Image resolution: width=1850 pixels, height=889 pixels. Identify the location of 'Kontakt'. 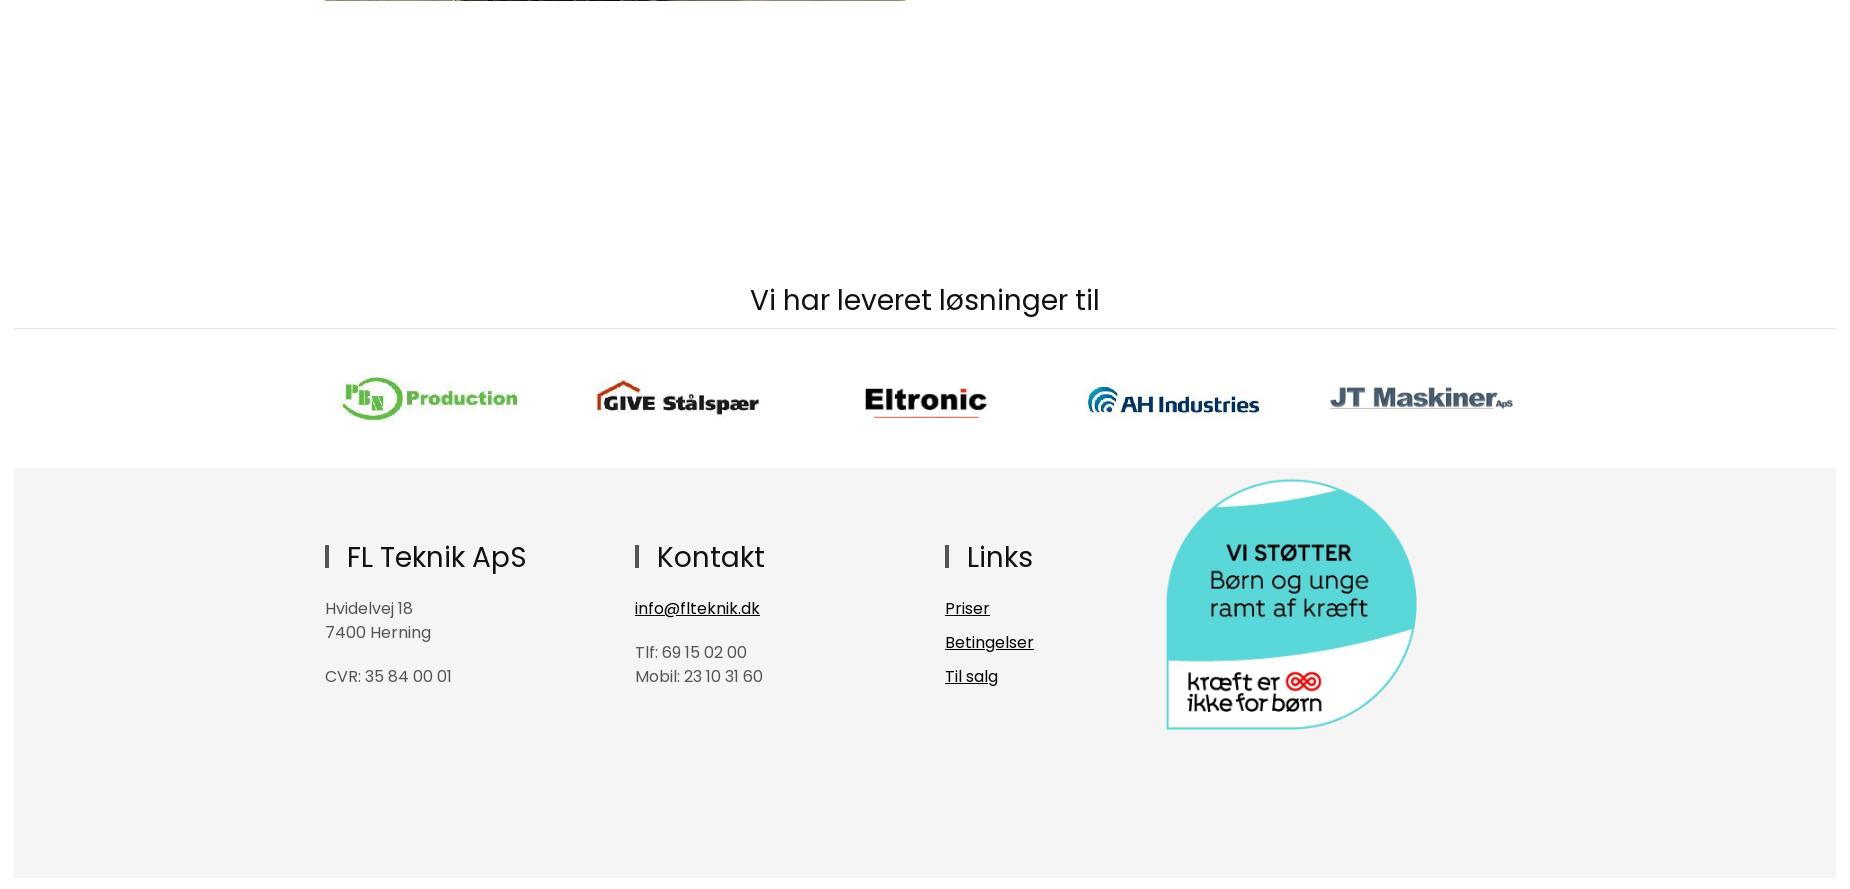
(706, 557).